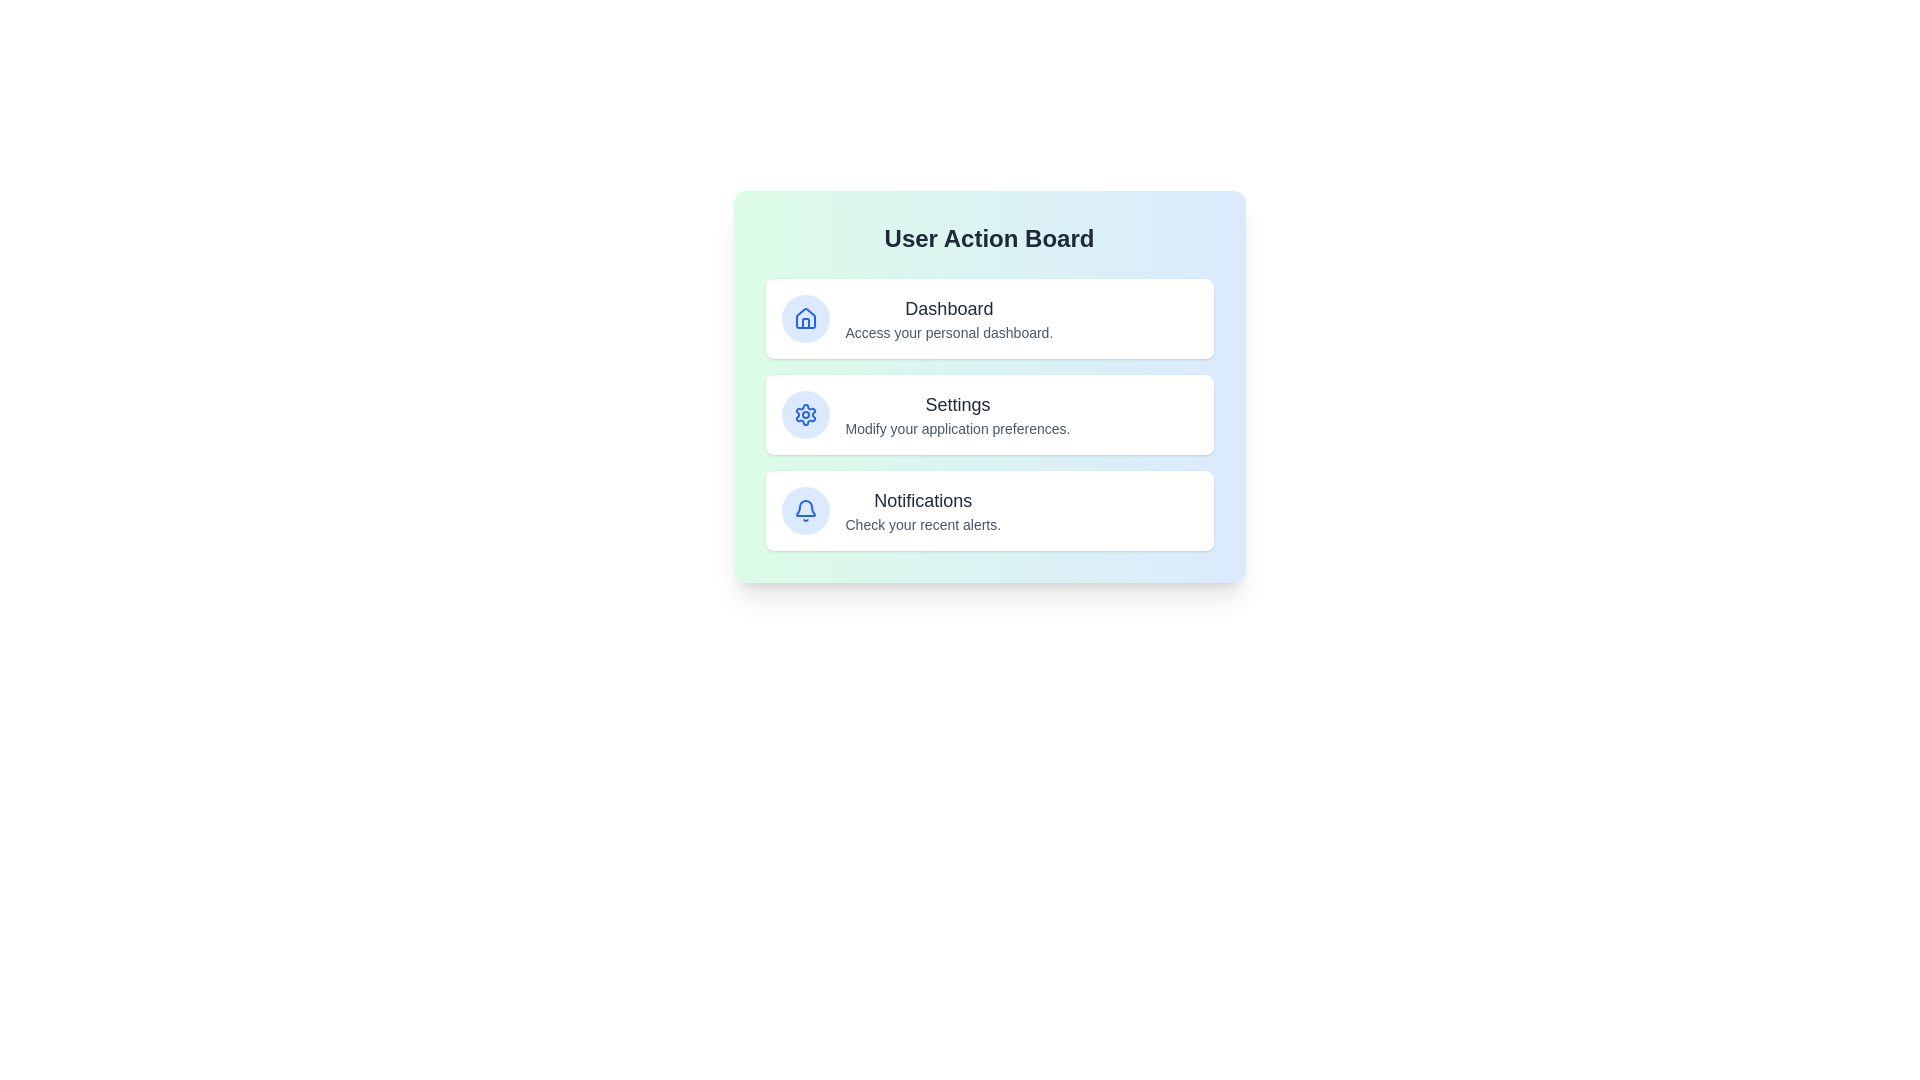  Describe the element at coordinates (989, 414) in the screenshot. I see `the 'Settings' action card to open the Settings` at that location.